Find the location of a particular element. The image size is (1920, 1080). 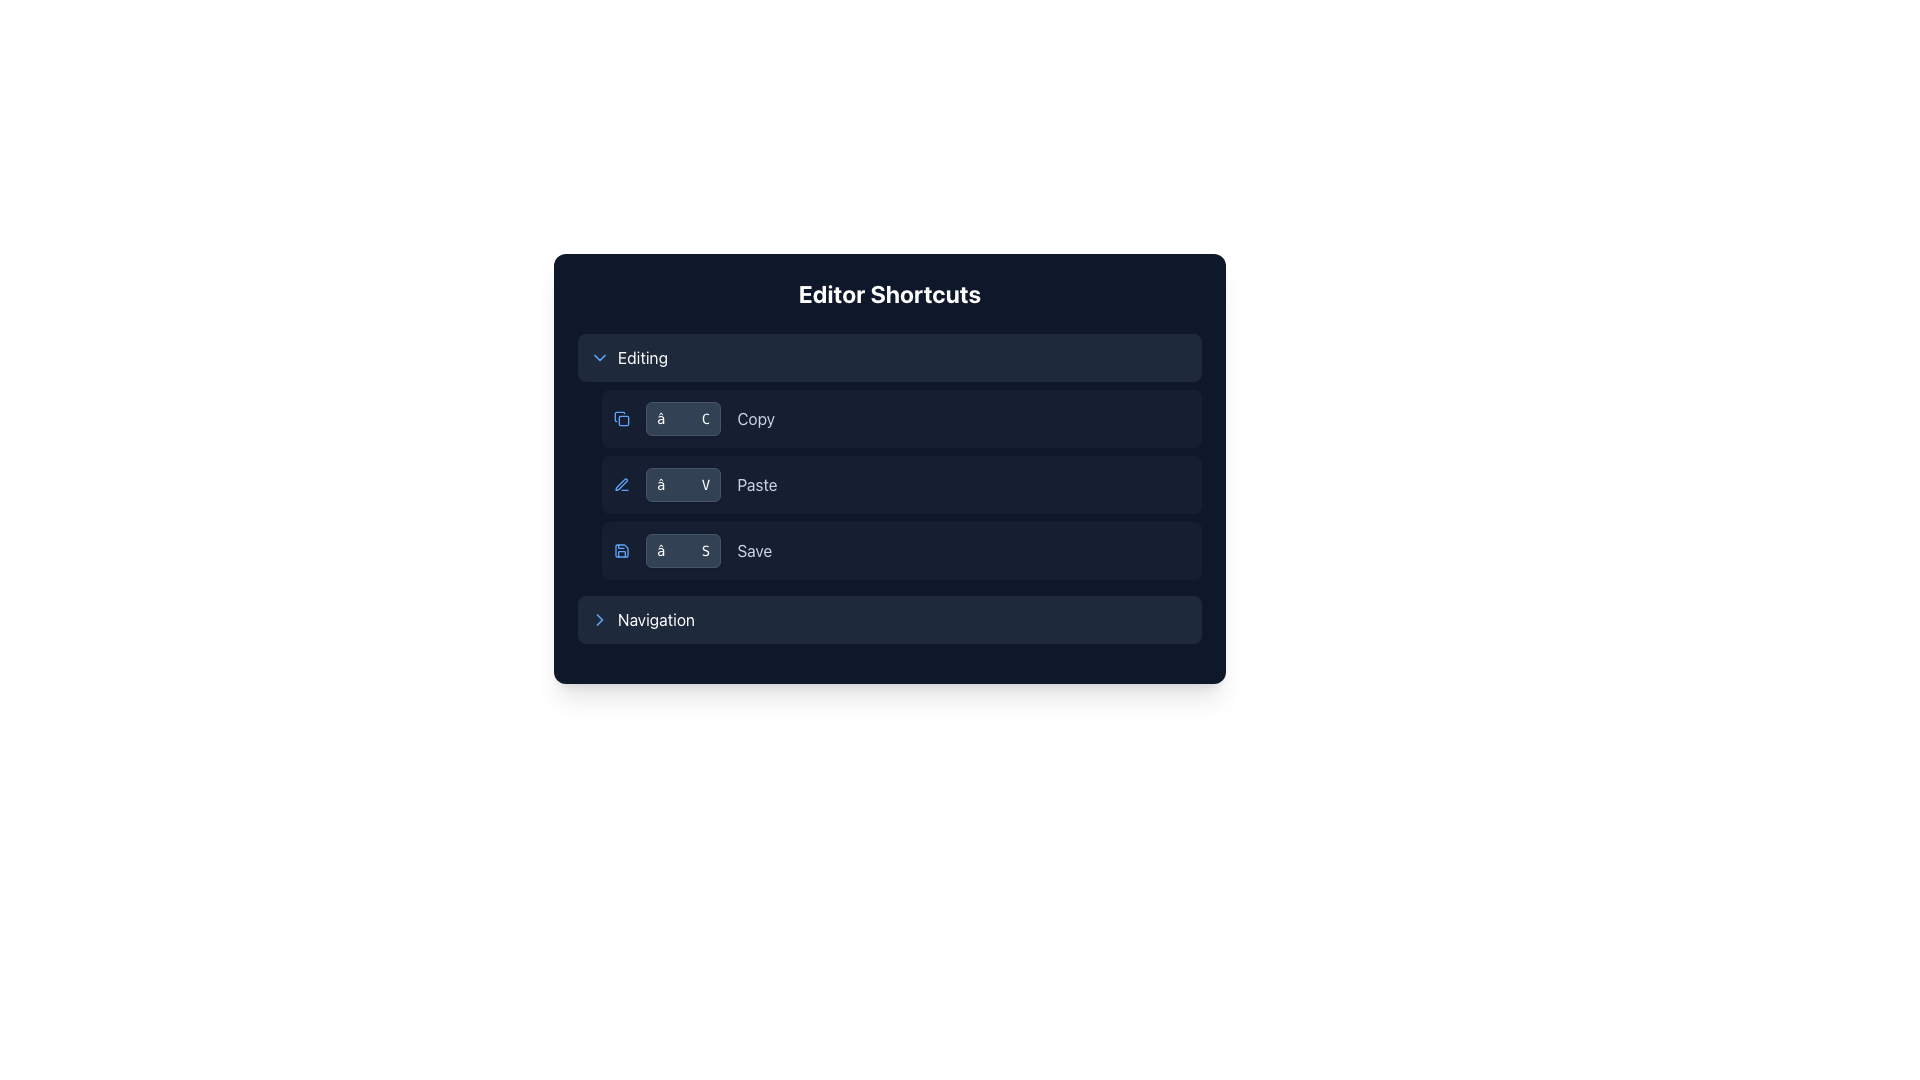

the keyboard shortcut associated with the 'Save' action in the Shortcut indicator panel, which displays '⌘ S' is located at coordinates (901, 551).